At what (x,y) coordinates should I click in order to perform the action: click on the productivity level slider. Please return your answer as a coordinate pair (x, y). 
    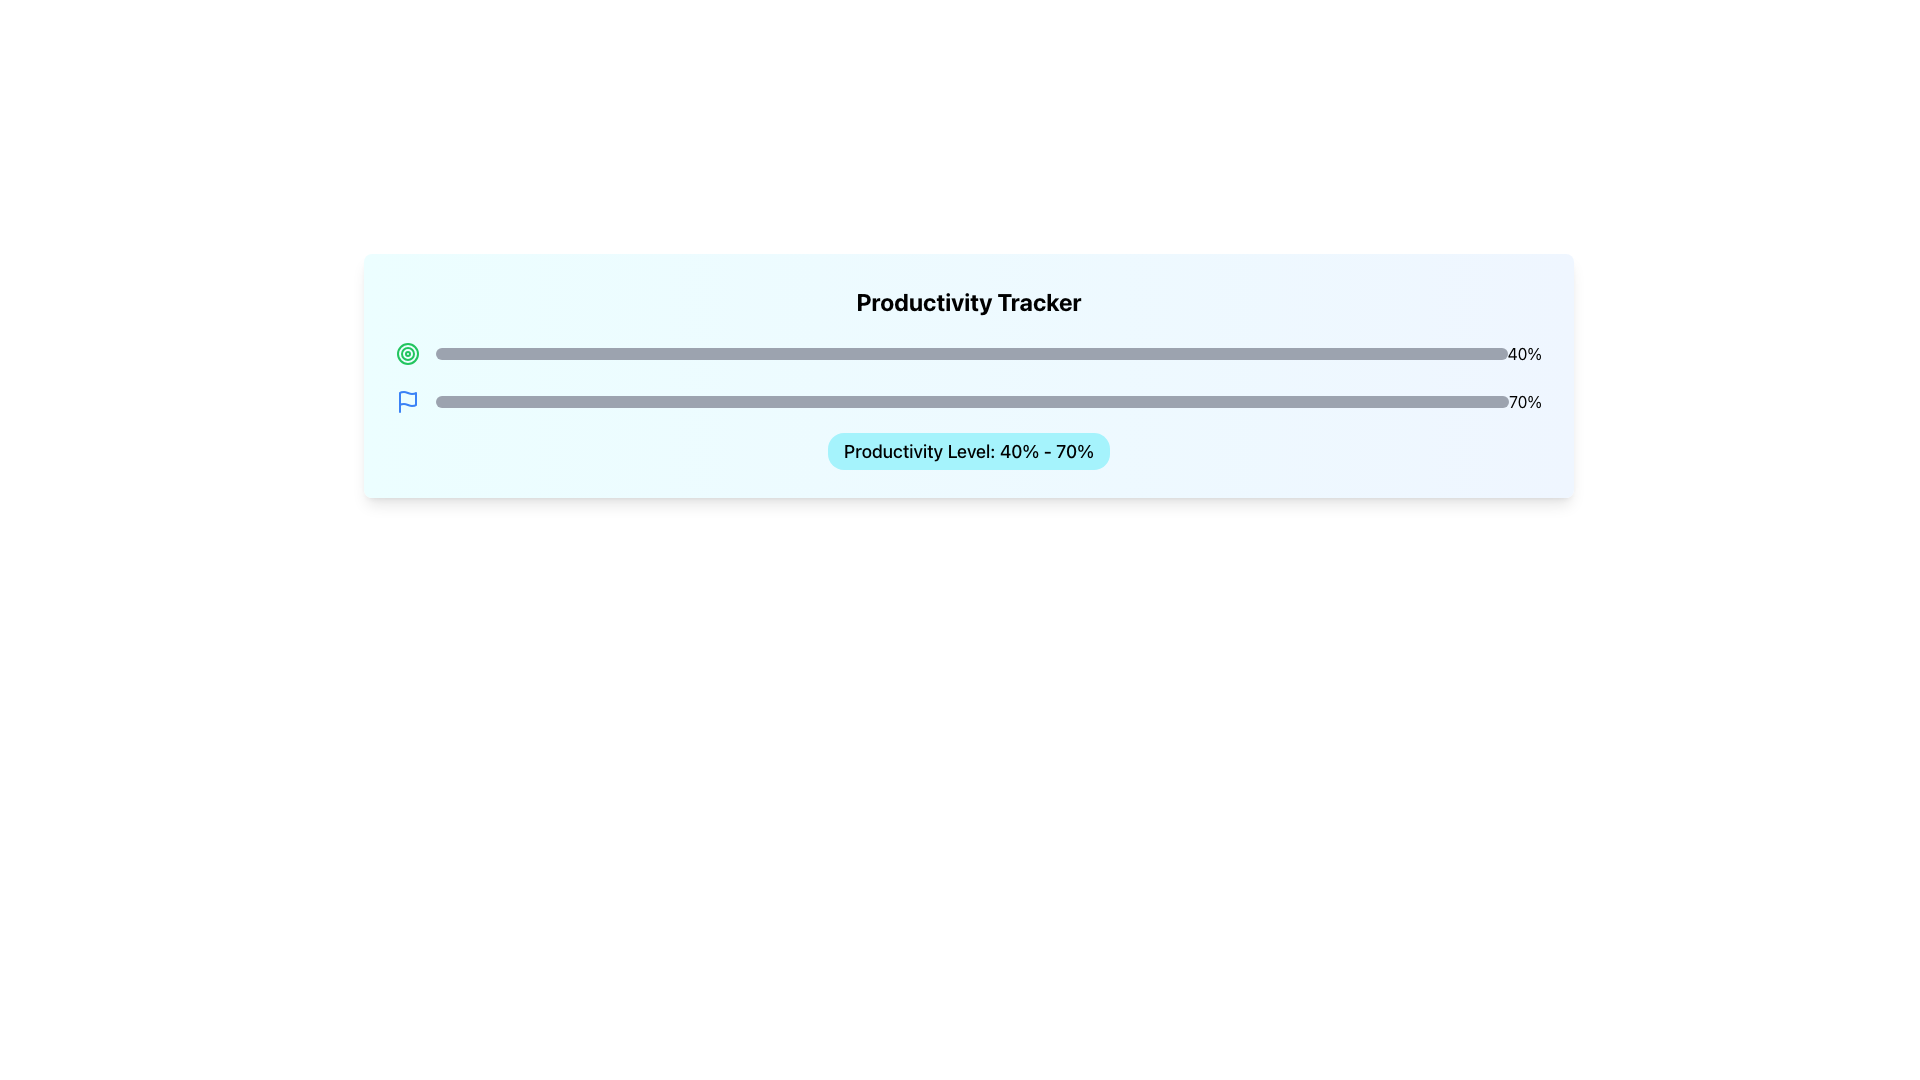
    Looking at the image, I should click on (1056, 353).